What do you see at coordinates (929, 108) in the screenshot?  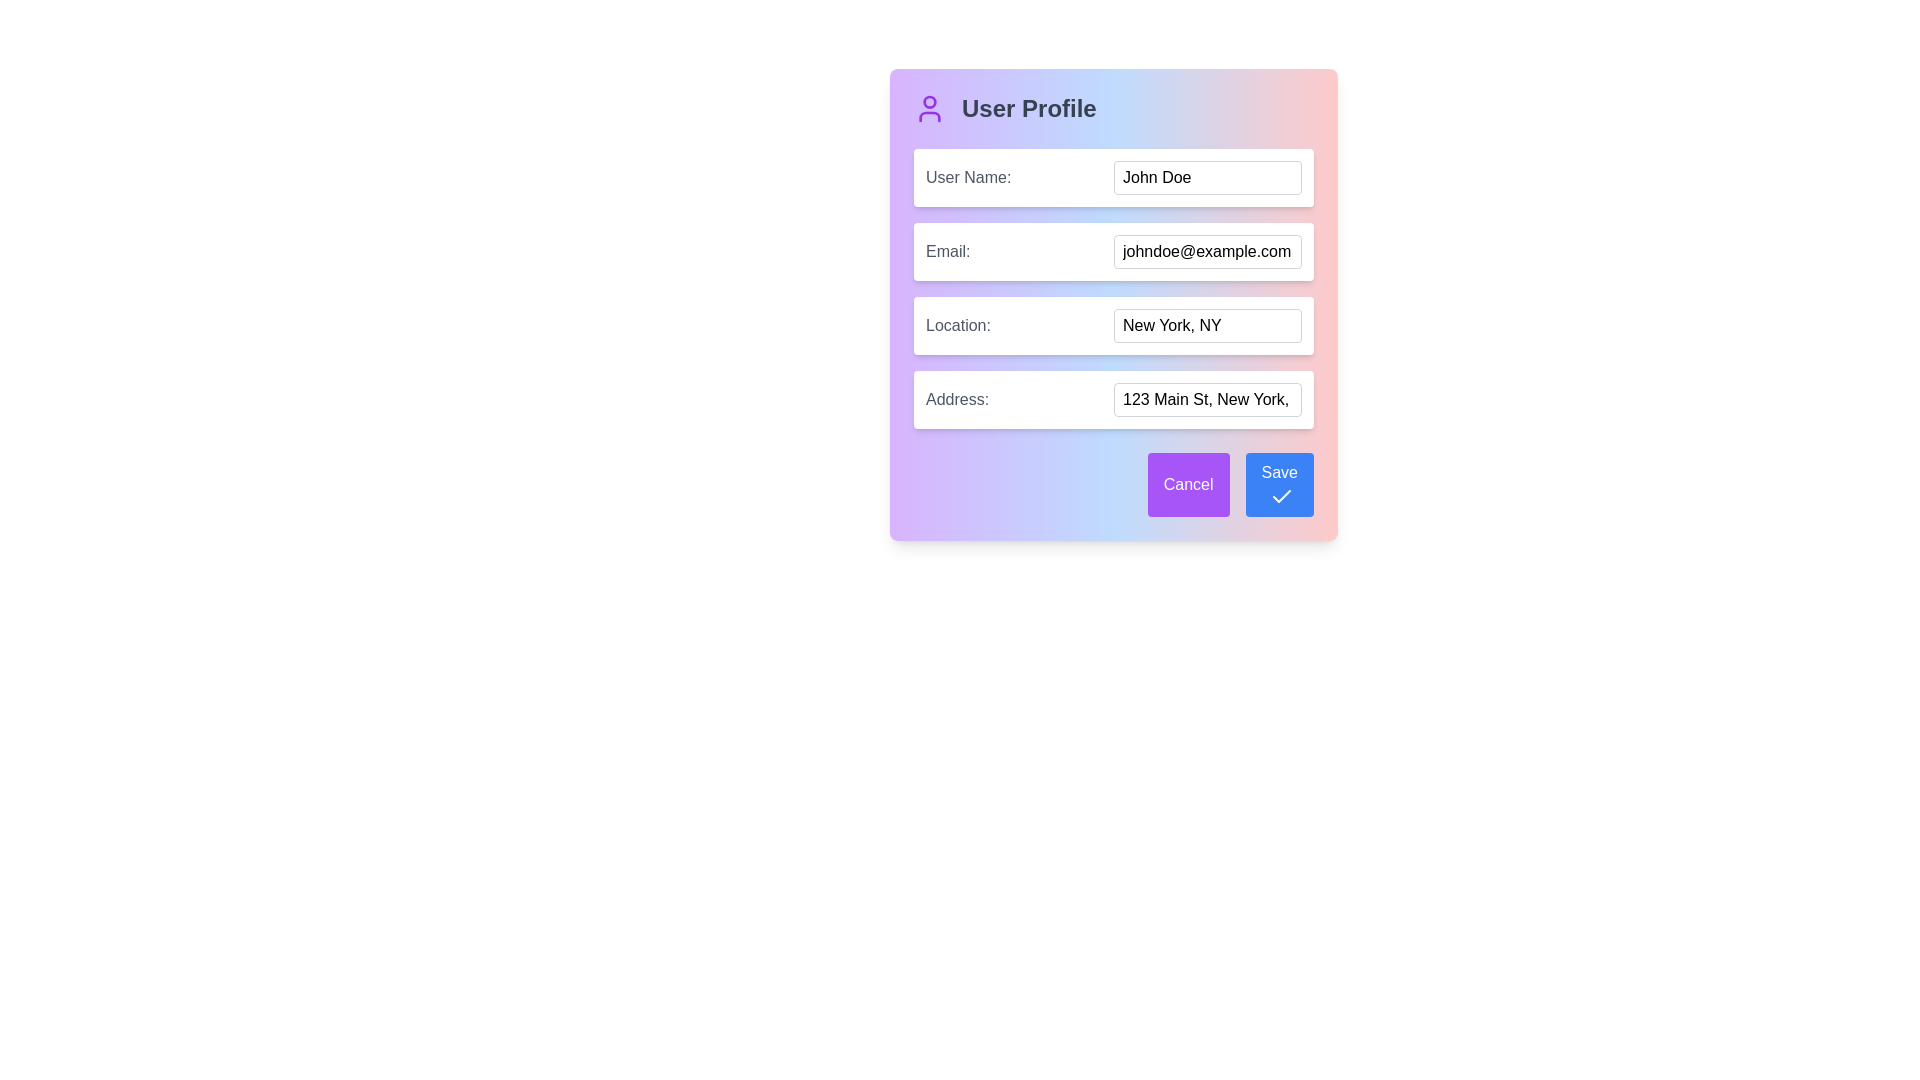 I see `the user profile icon, which is a visual representation of the user profile and is positioned to the left of the text 'User Profile'` at bounding box center [929, 108].